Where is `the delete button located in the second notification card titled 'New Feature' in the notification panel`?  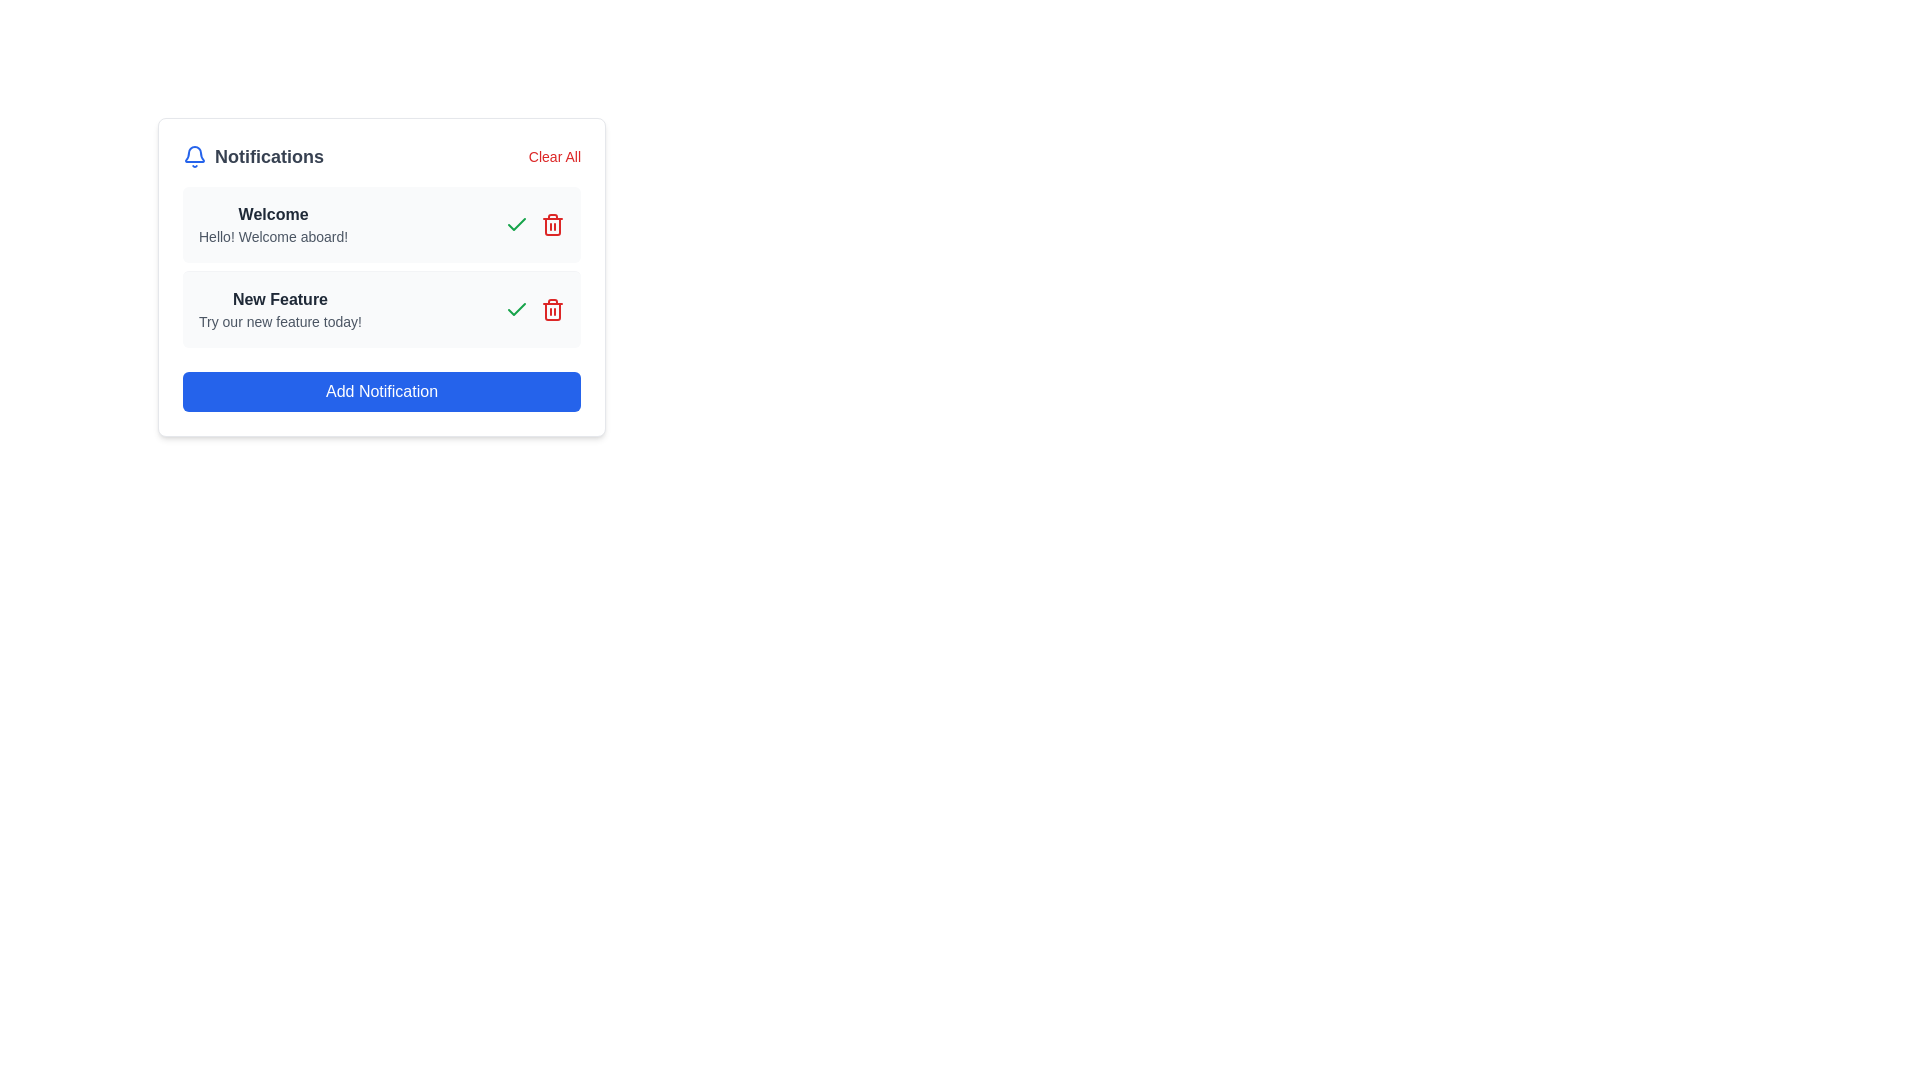
the delete button located in the second notification card titled 'New Feature' in the notification panel is located at coordinates (552, 226).